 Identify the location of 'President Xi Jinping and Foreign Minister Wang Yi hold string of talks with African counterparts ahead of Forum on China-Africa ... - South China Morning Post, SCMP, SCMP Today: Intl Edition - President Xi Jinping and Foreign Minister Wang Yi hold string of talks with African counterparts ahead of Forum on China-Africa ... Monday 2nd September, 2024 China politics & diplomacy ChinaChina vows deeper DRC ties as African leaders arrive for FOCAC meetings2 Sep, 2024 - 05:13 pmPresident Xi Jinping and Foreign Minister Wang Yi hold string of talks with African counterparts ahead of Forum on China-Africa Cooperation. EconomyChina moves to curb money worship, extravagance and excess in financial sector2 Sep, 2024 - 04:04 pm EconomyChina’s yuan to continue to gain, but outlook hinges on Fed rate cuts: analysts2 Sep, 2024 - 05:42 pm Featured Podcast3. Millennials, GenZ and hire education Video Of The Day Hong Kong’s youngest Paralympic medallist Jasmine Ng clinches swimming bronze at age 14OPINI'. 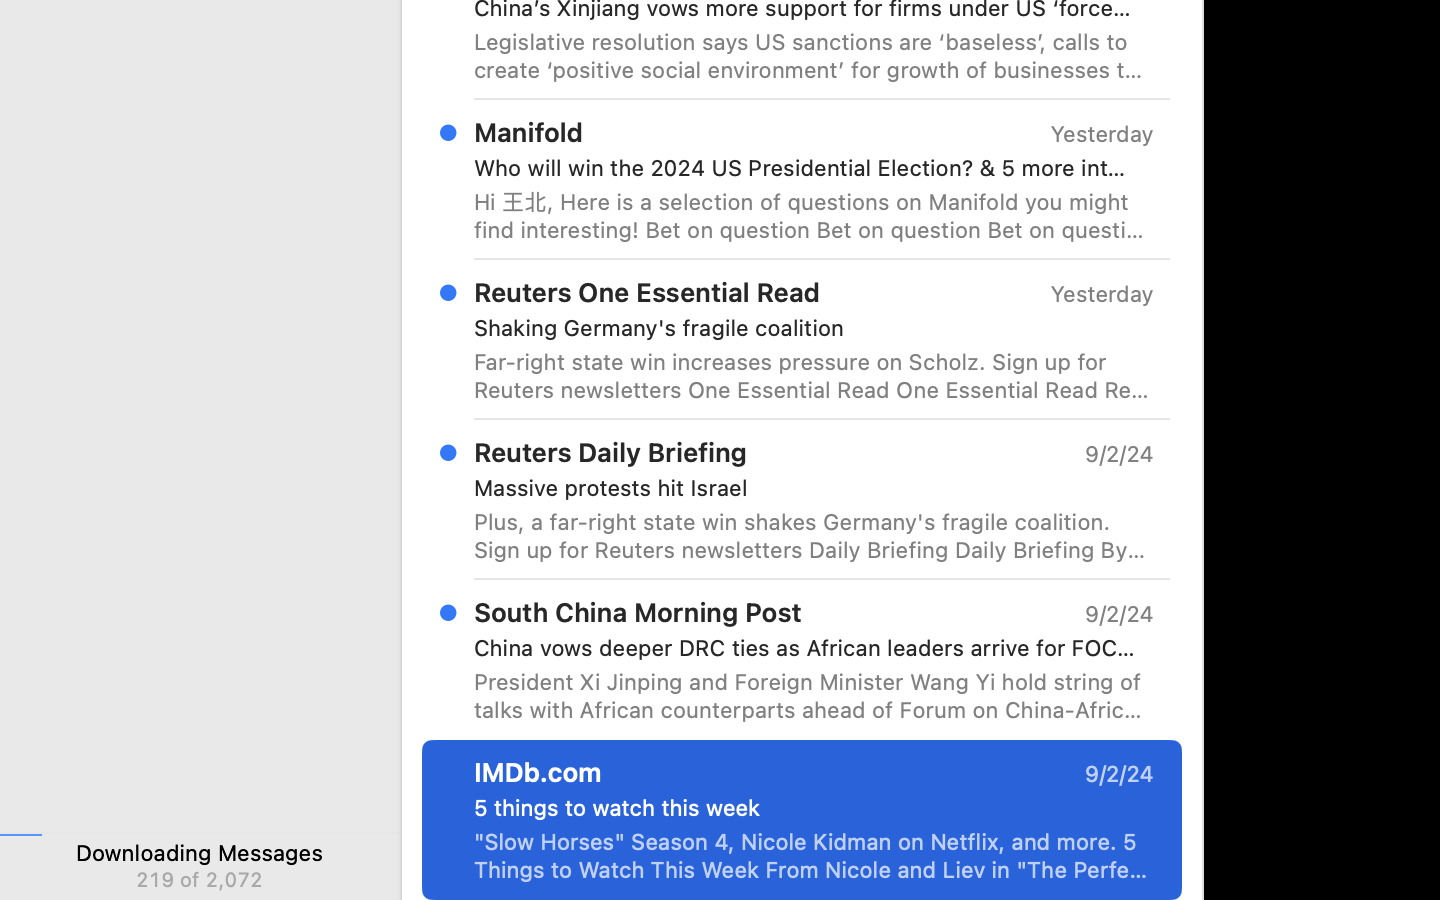
(814, 694).